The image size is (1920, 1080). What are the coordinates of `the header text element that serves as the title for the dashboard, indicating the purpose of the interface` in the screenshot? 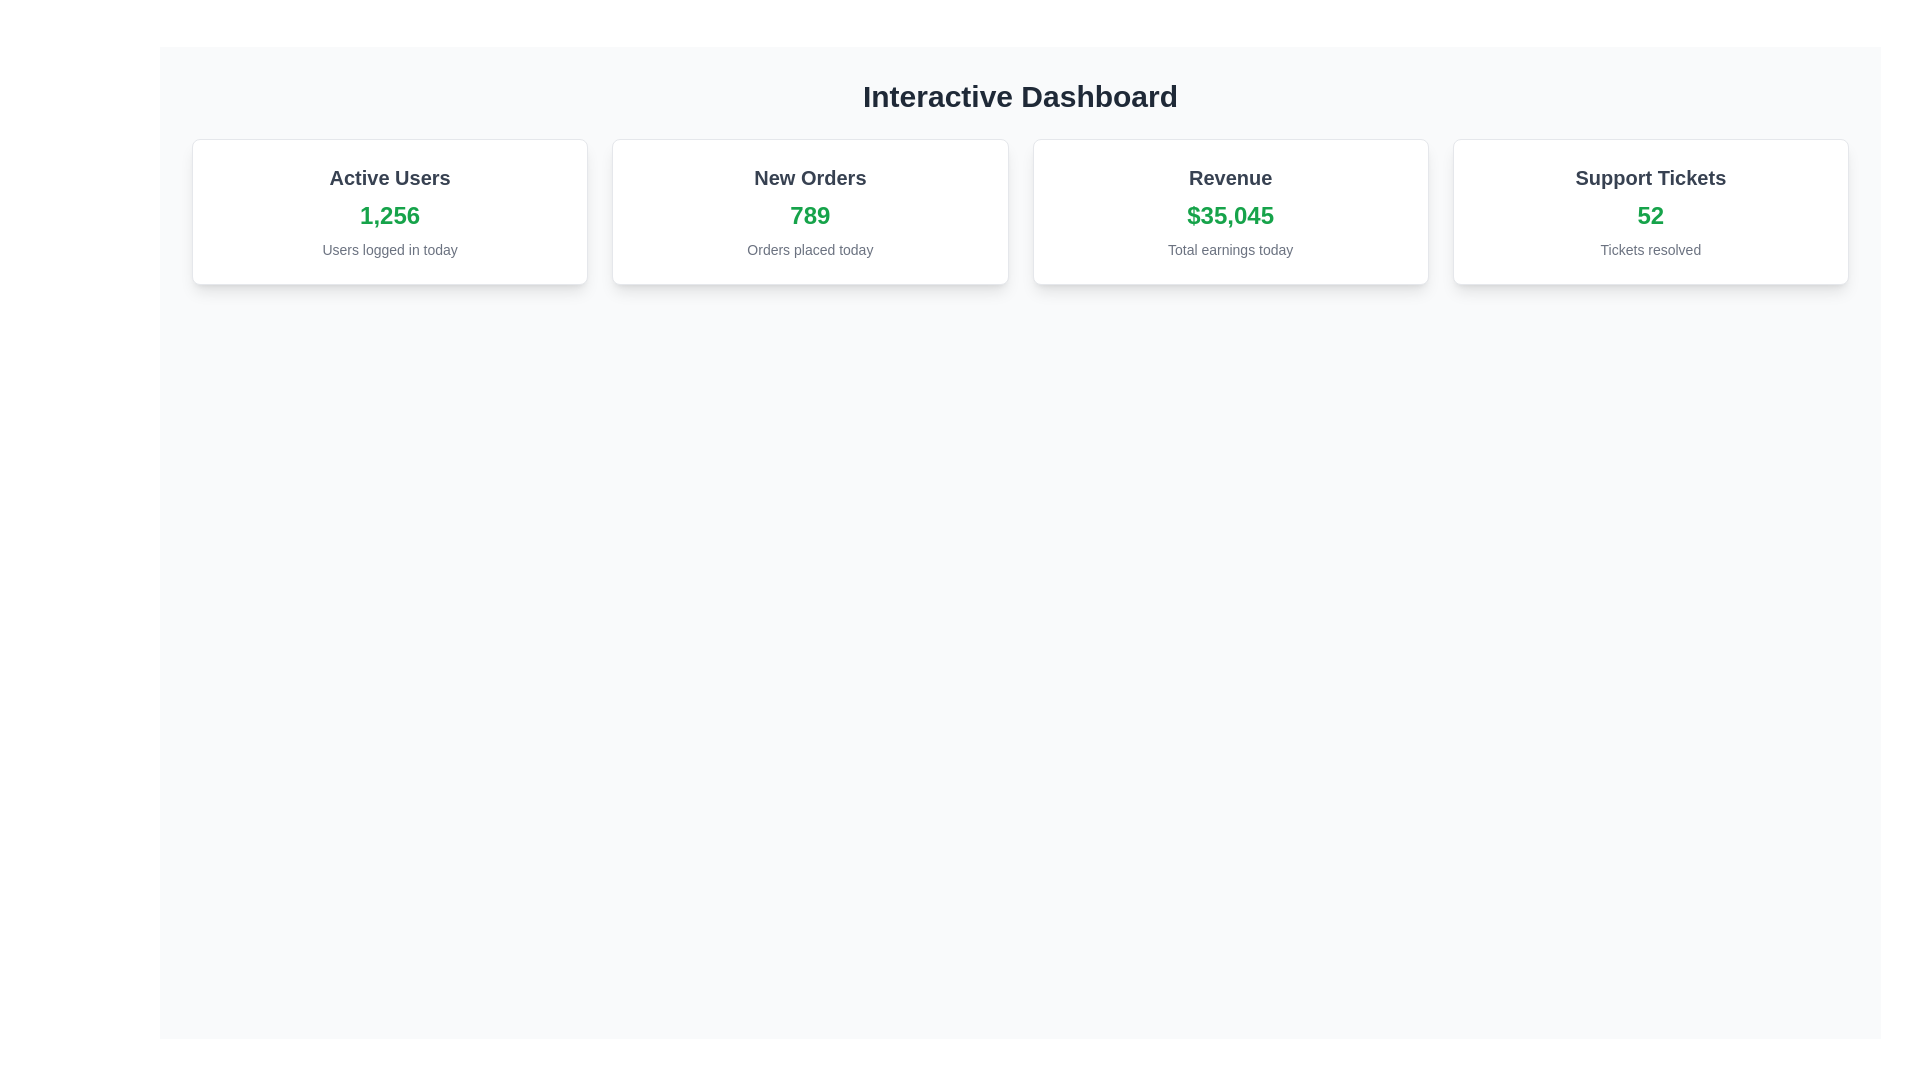 It's located at (1020, 96).